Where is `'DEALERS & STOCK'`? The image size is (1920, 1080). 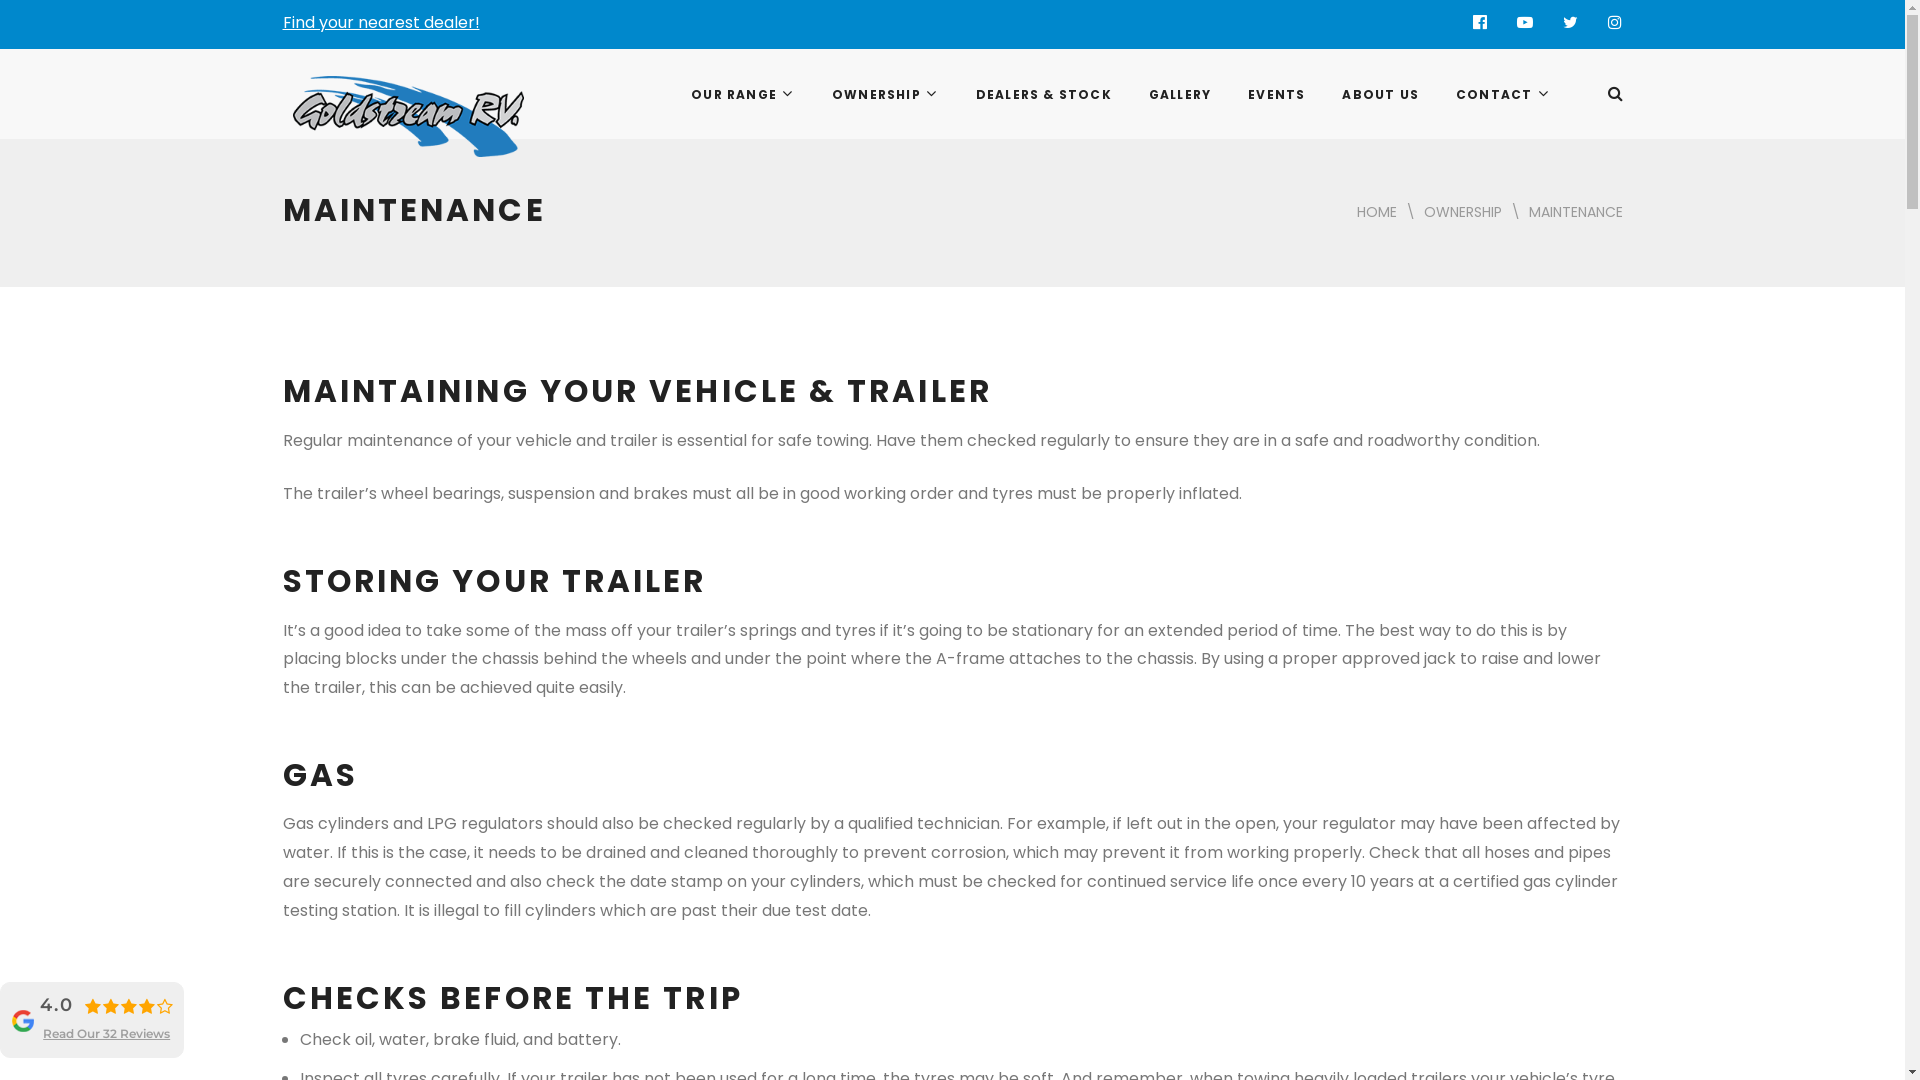
'DEALERS & STOCK' is located at coordinates (1041, 94).